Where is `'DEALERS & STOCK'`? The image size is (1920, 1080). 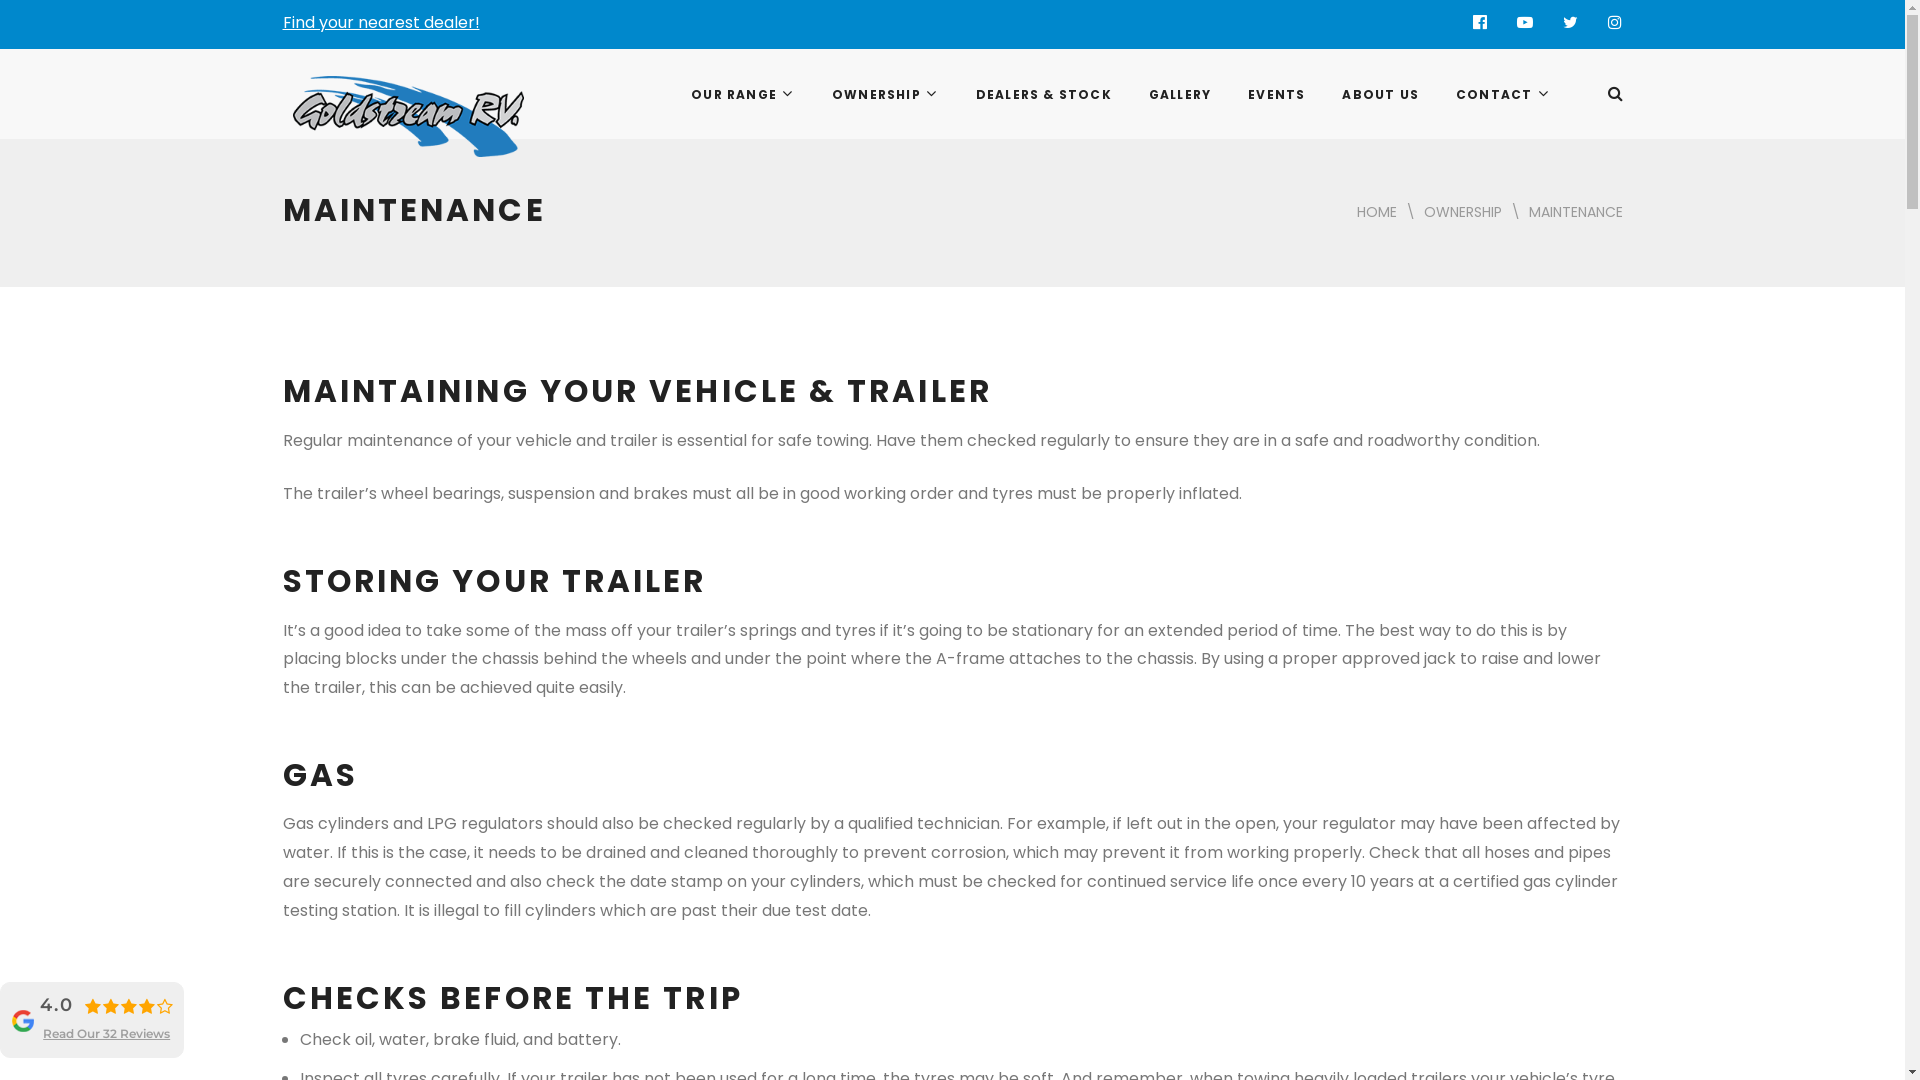
'DEALERS & STOCK' is located at coordinates (1041, 94).